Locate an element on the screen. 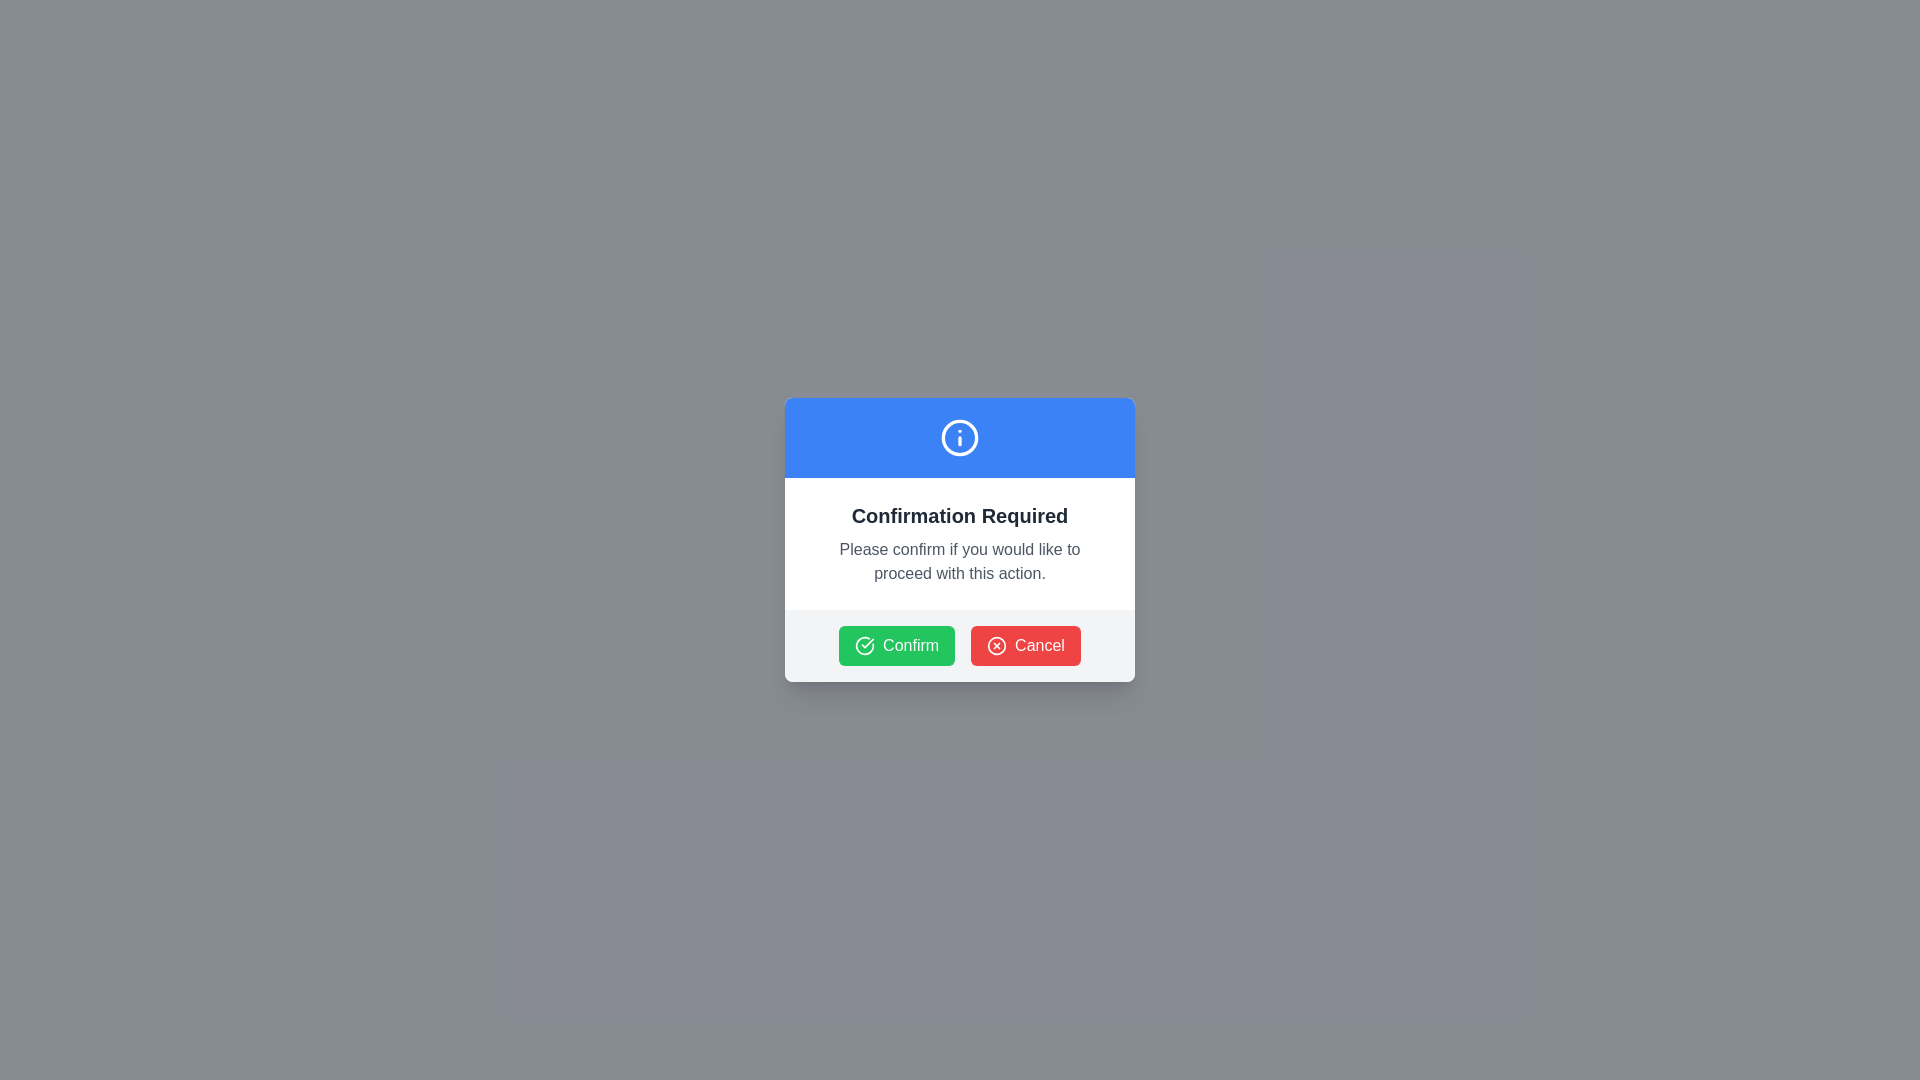  the icon located in the blue header of the modal window, which is above the title 'Confirmation Required' and the action buttons is located at coordinates (960, 437).